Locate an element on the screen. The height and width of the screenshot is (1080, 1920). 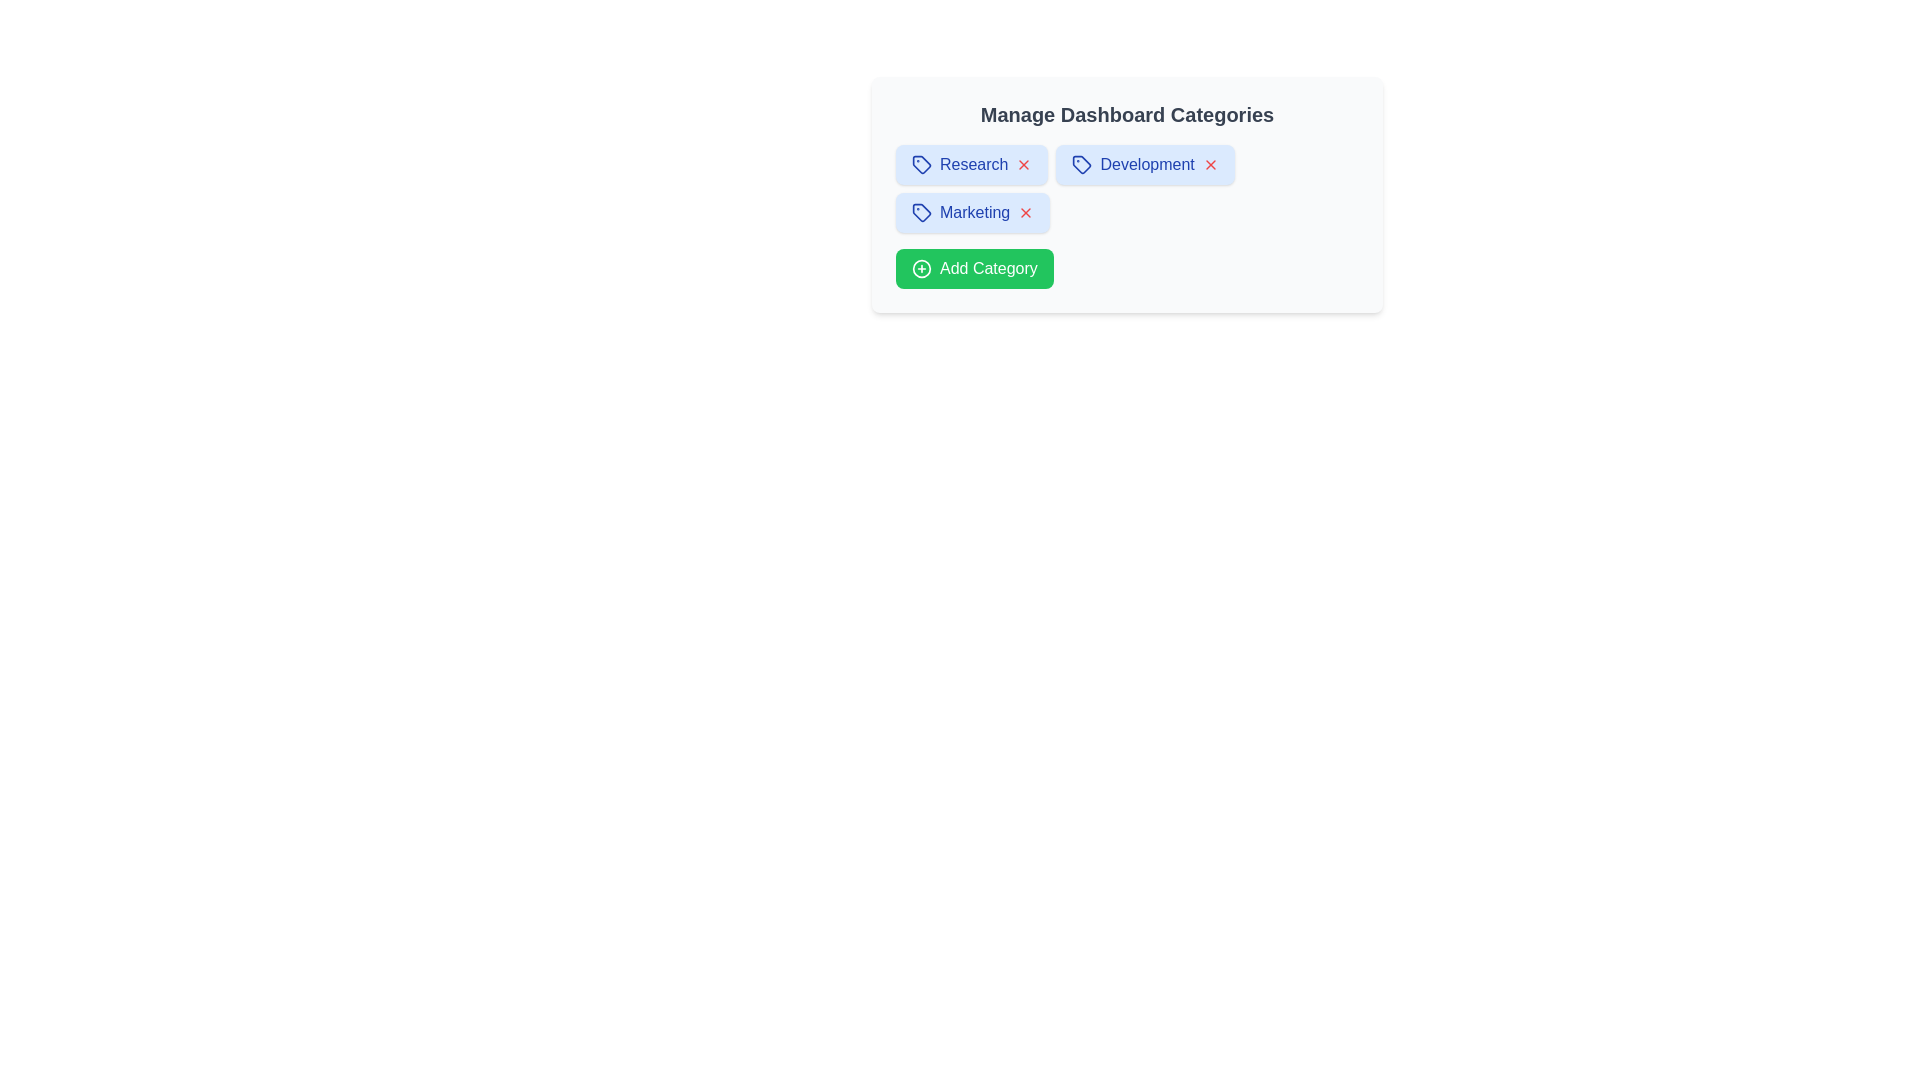
the text of the category chip labeled Development to highlight it is located at coordinates (1147, 164).